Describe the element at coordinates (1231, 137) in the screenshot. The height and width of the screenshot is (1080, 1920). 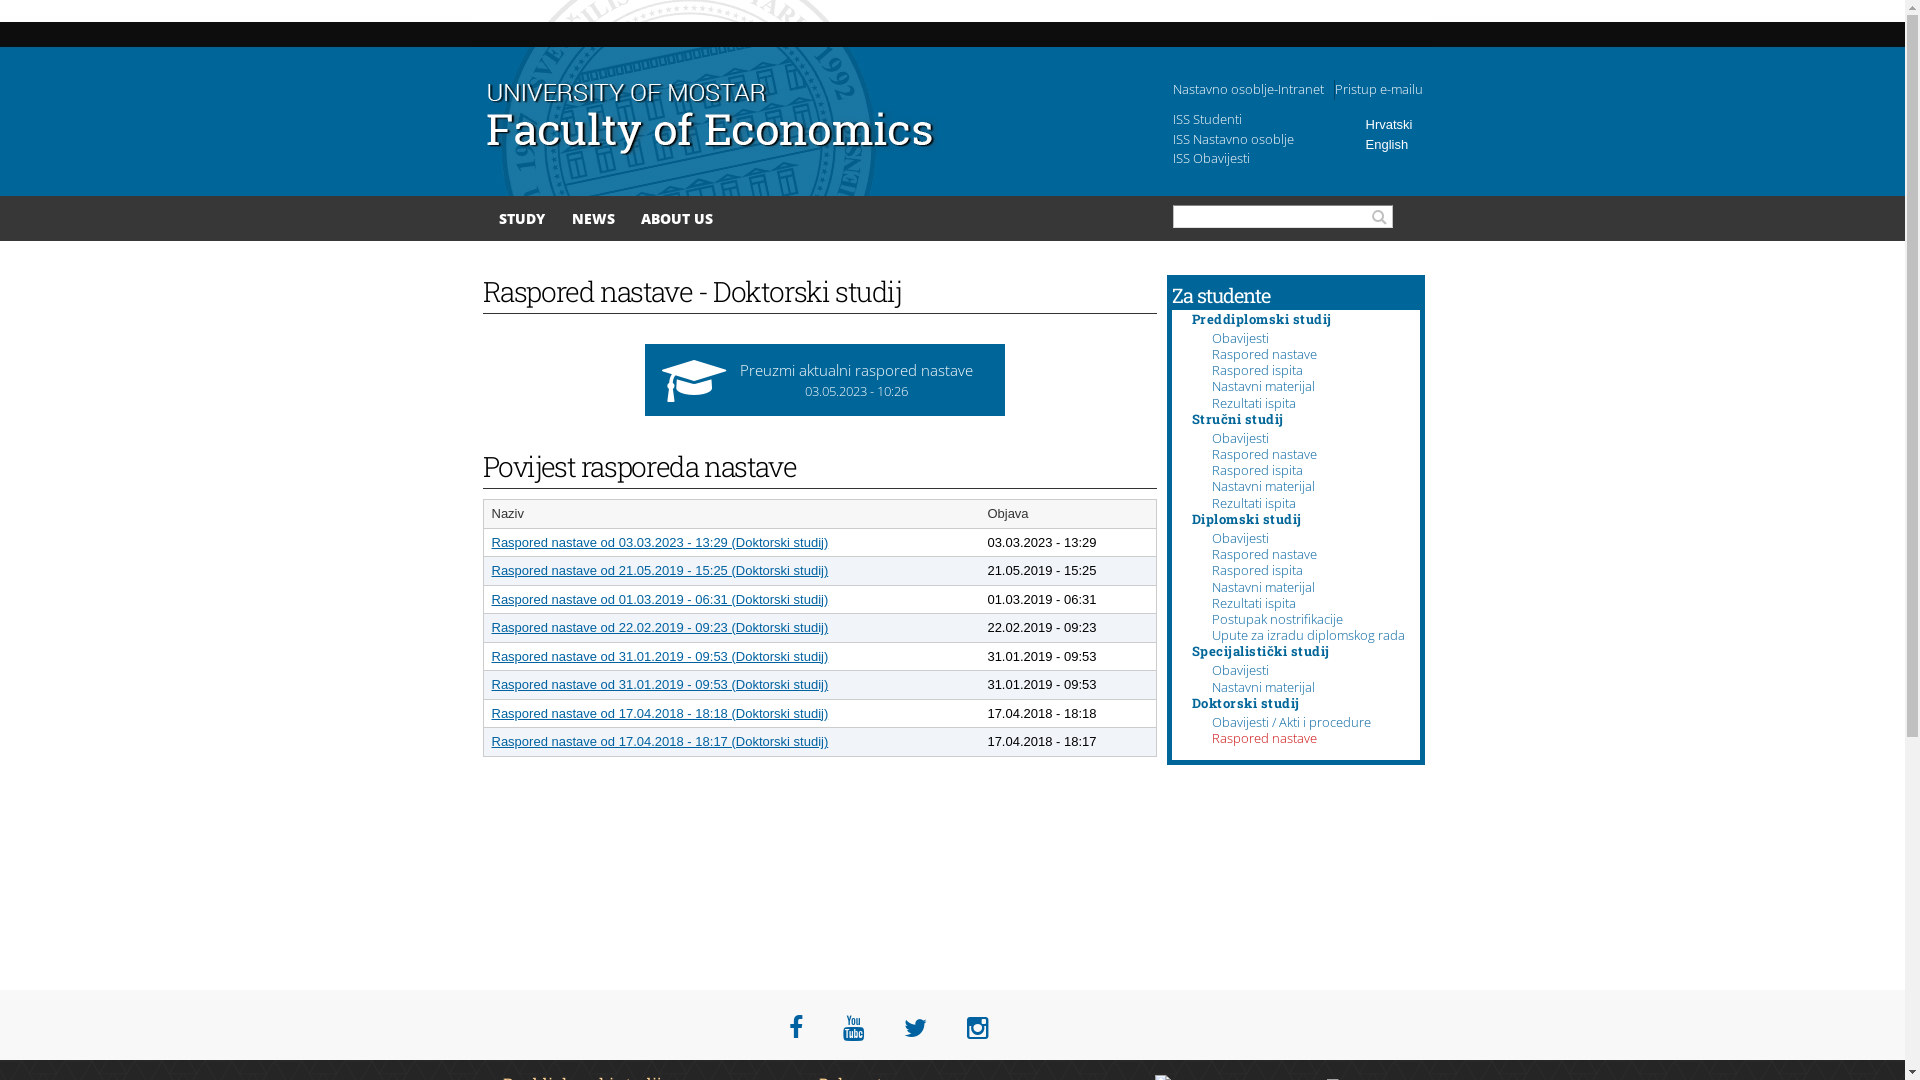
I see `'ISS Nastavno osoblje'` at that location.